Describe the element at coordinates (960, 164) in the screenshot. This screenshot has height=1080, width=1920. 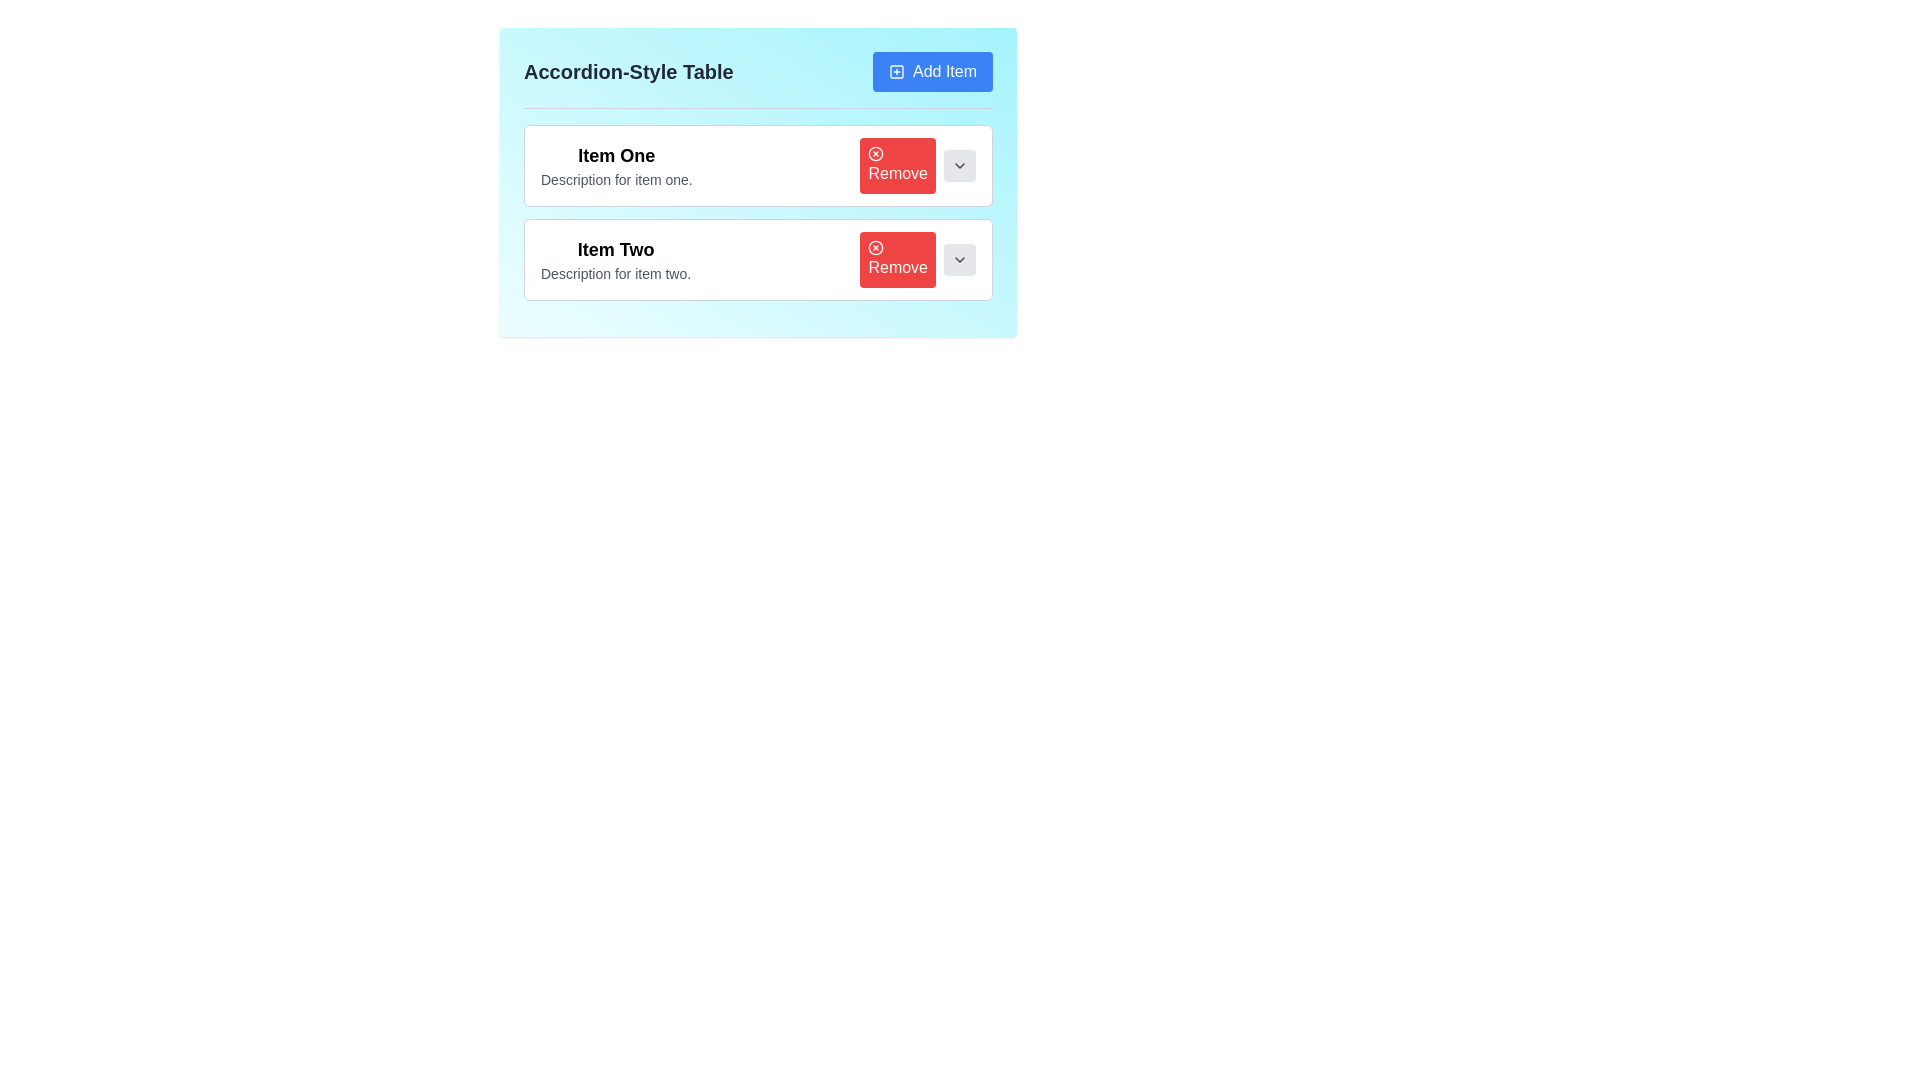
I see `the dropdown toggle button with an icon located to the right of the red 'Remove' button in the second row of the accordion-style table` at that location.